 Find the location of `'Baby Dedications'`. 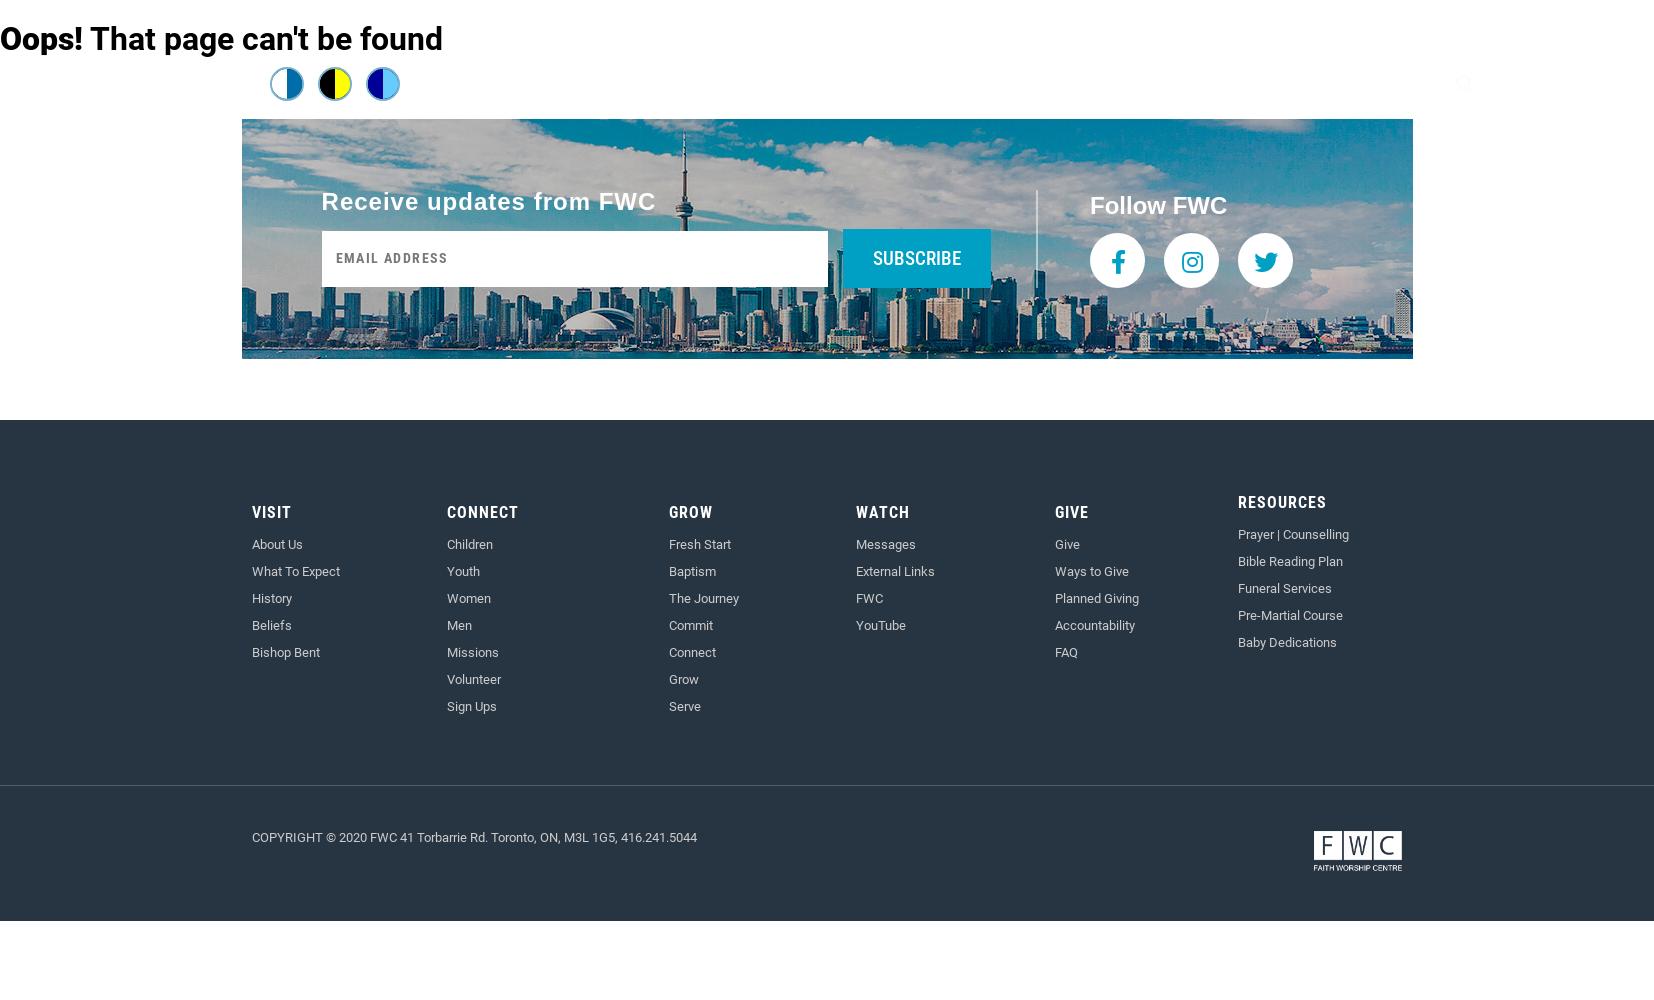

'Baby Dedications' is located at coordinates (1287, 642).